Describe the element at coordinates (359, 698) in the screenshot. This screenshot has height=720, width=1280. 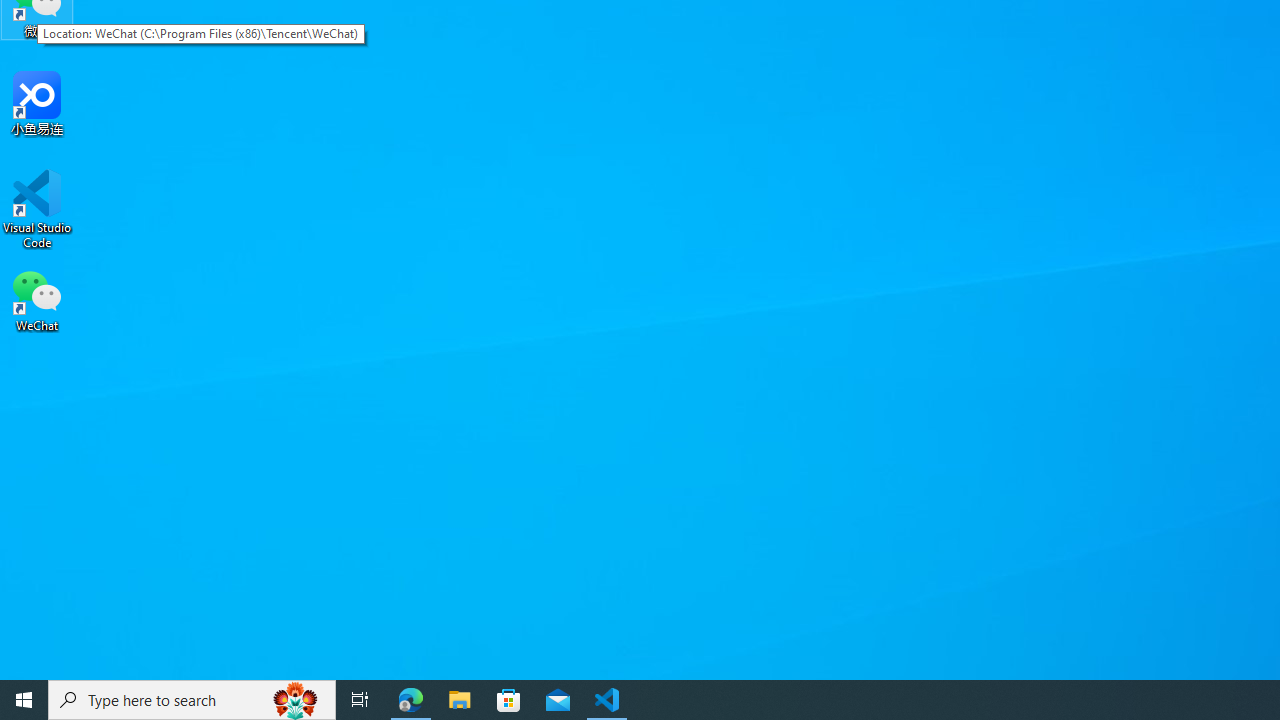
I see `'Task View'` at that location.